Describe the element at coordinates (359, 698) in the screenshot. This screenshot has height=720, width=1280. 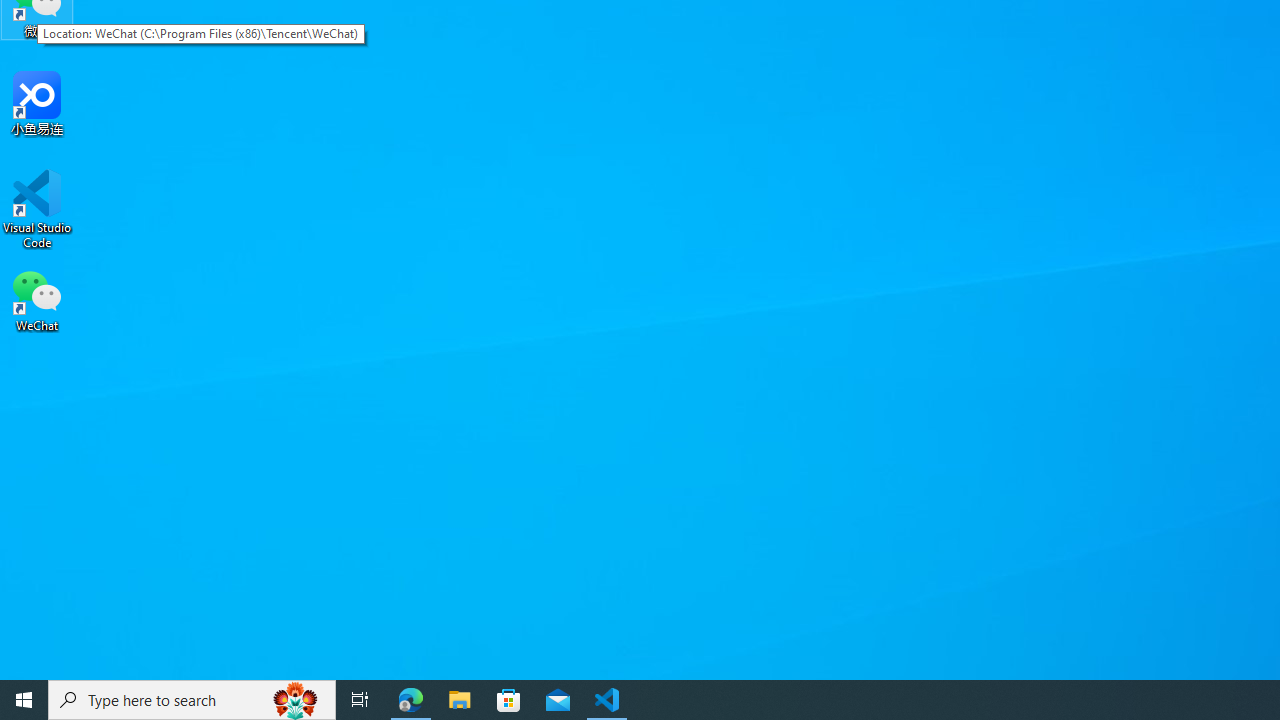
I see `'Task View'` at that location.